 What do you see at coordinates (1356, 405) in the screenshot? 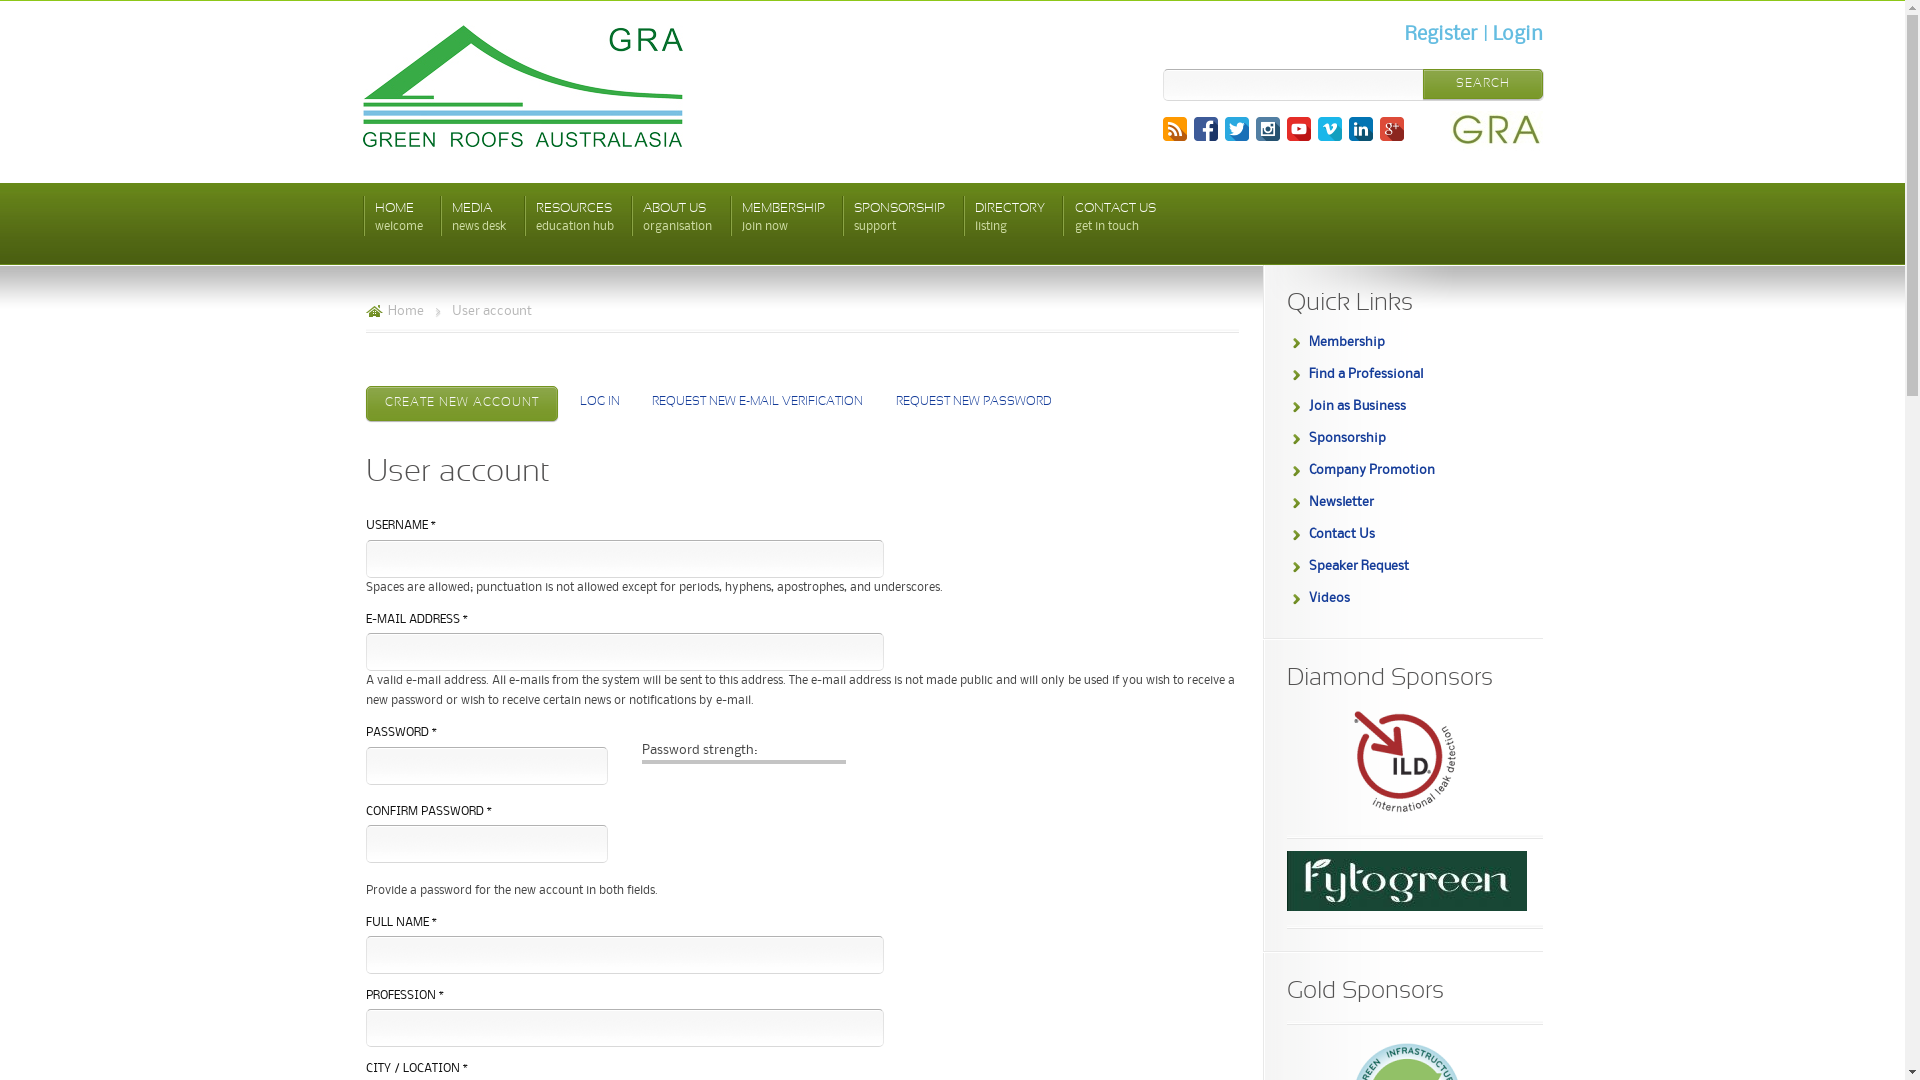
I see `'Join as Business'` at bounding box center [1356, 405].